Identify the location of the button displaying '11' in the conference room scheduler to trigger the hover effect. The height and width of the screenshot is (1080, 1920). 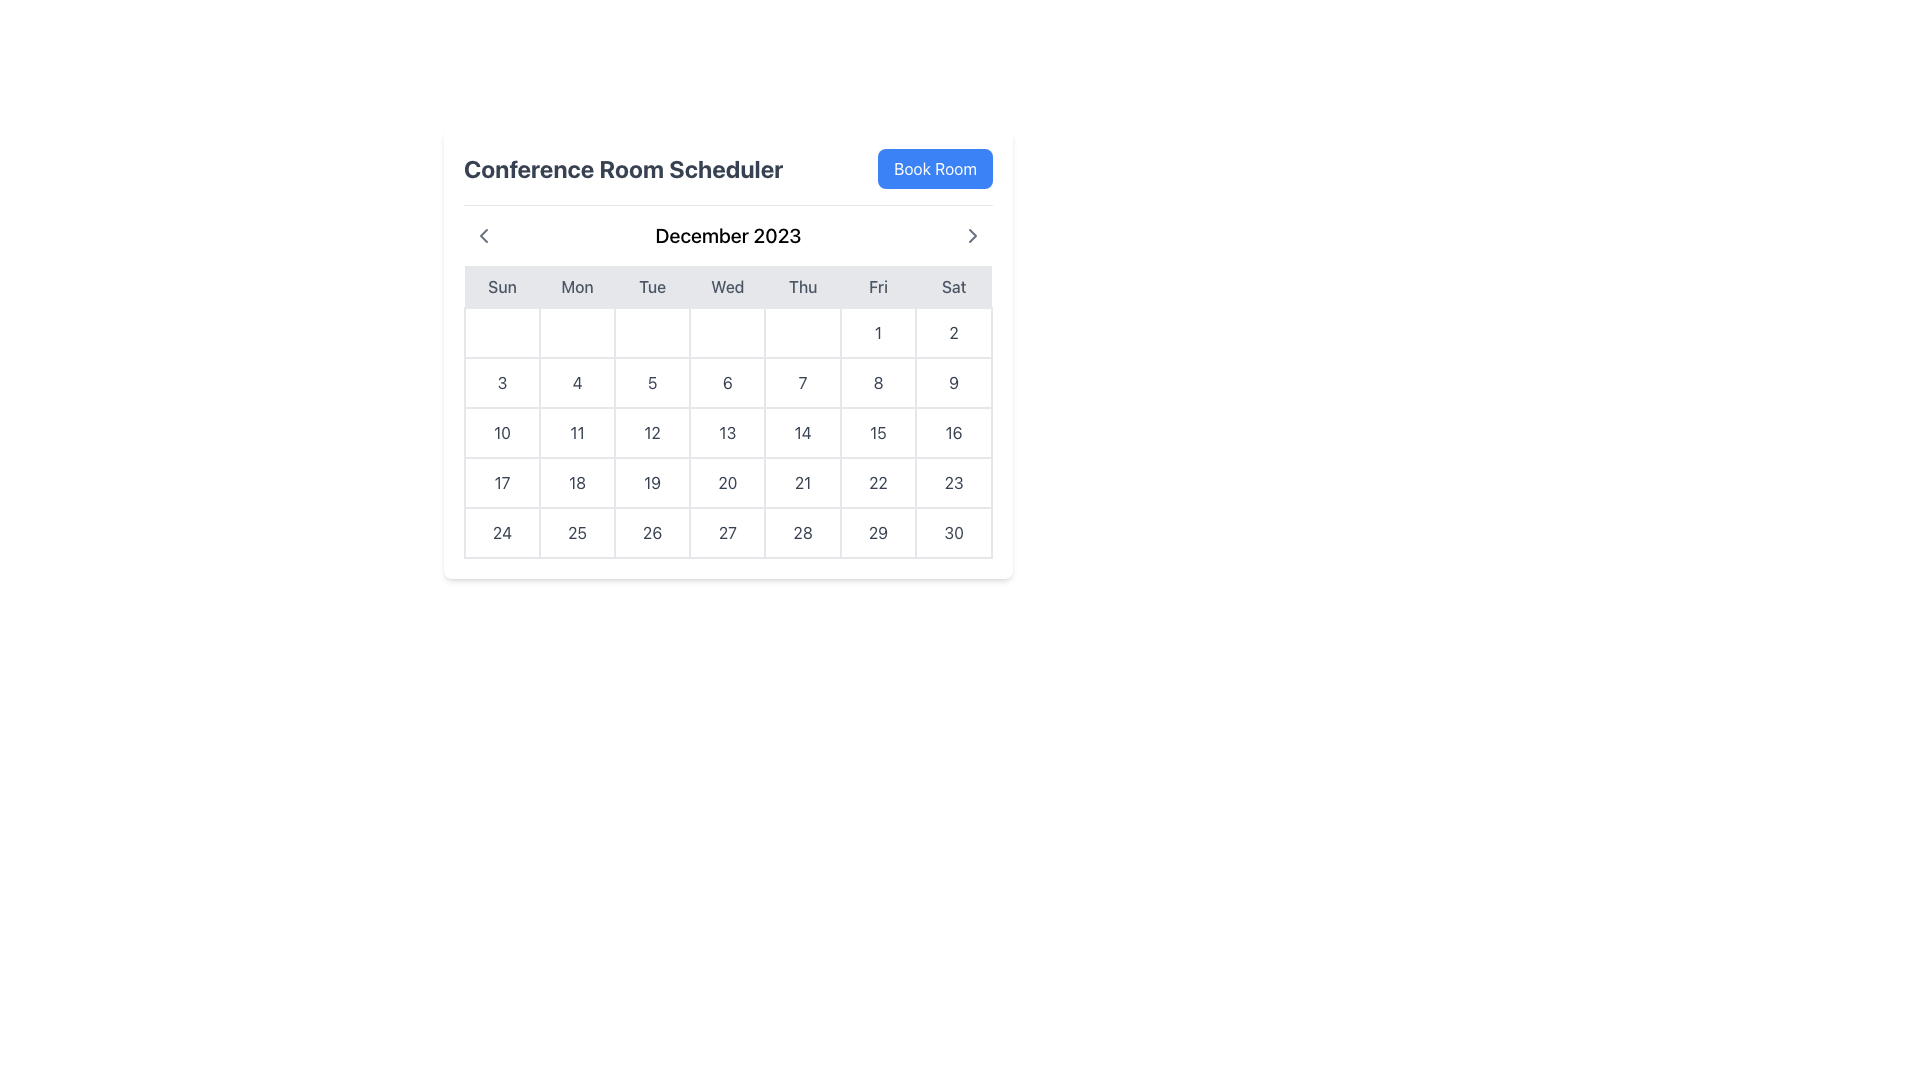
(576, 431).